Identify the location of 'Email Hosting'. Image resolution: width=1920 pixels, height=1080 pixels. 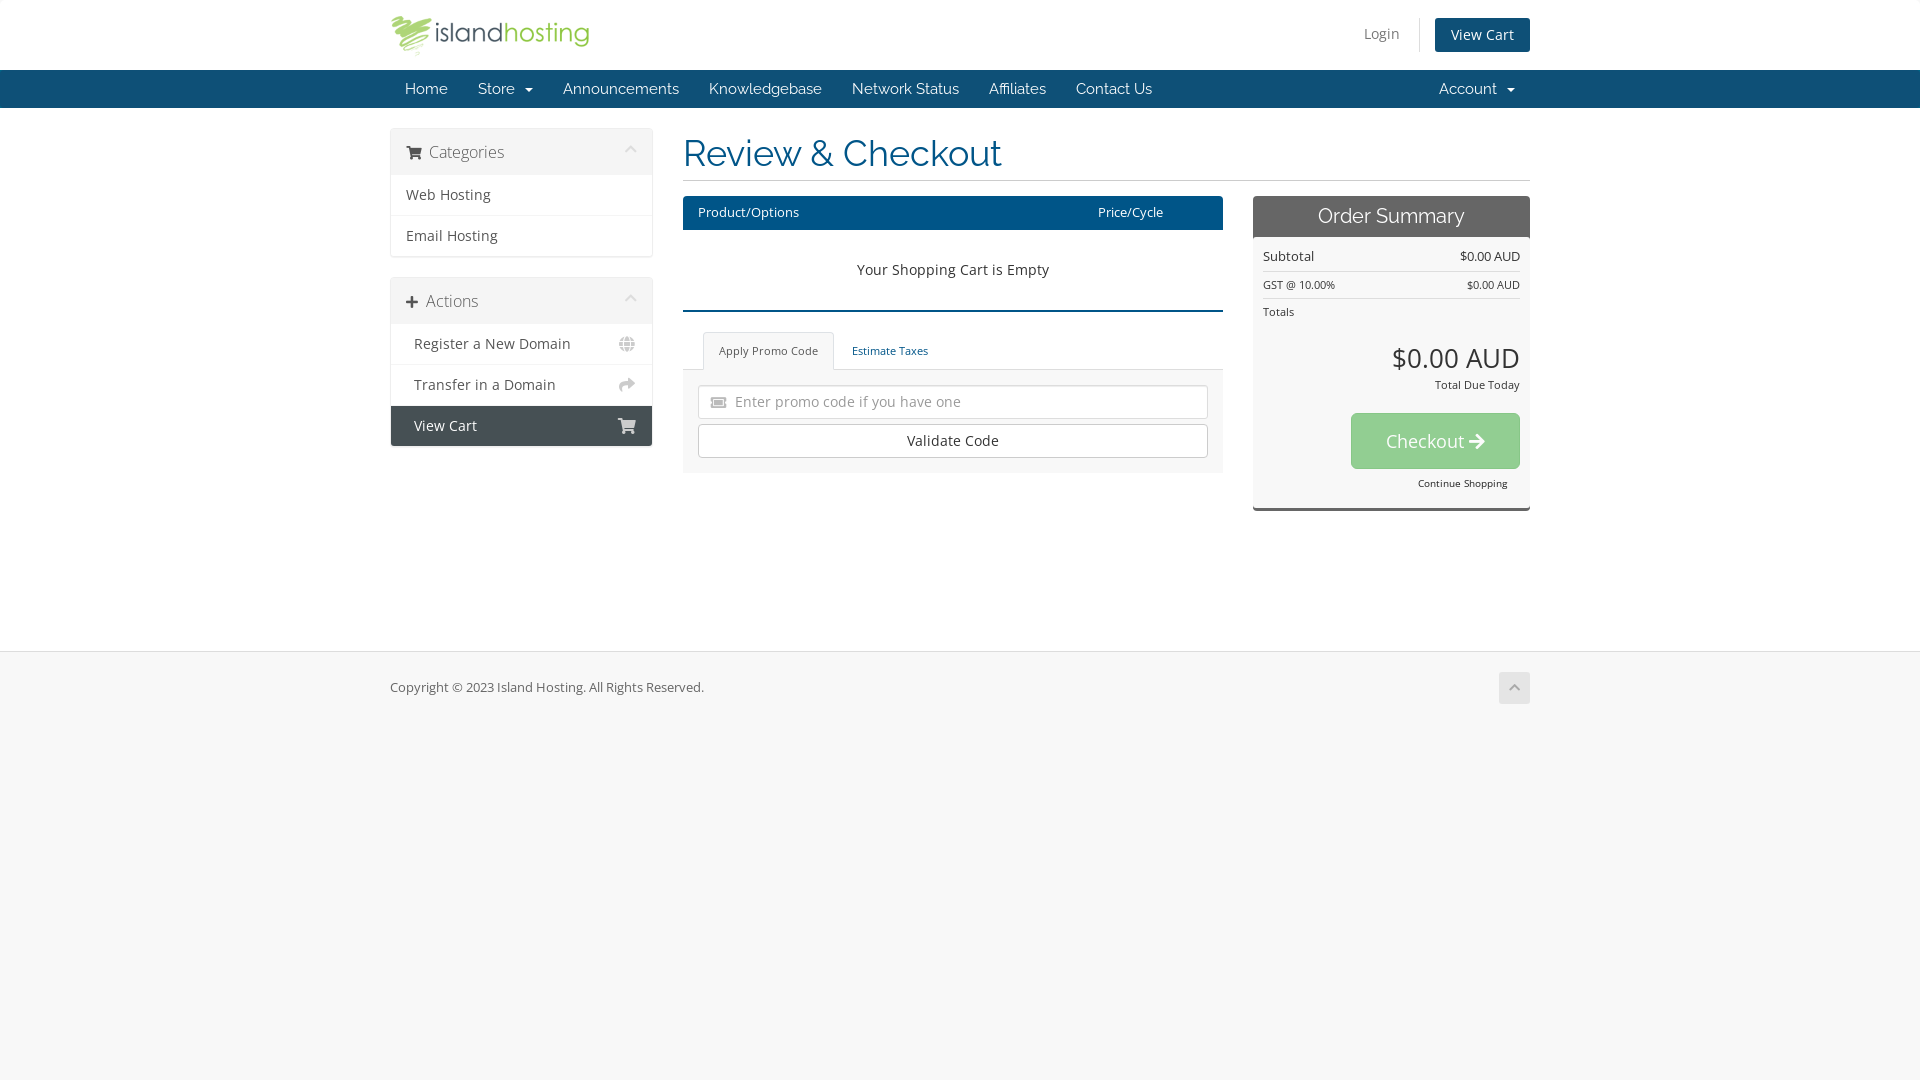
(521, 234).